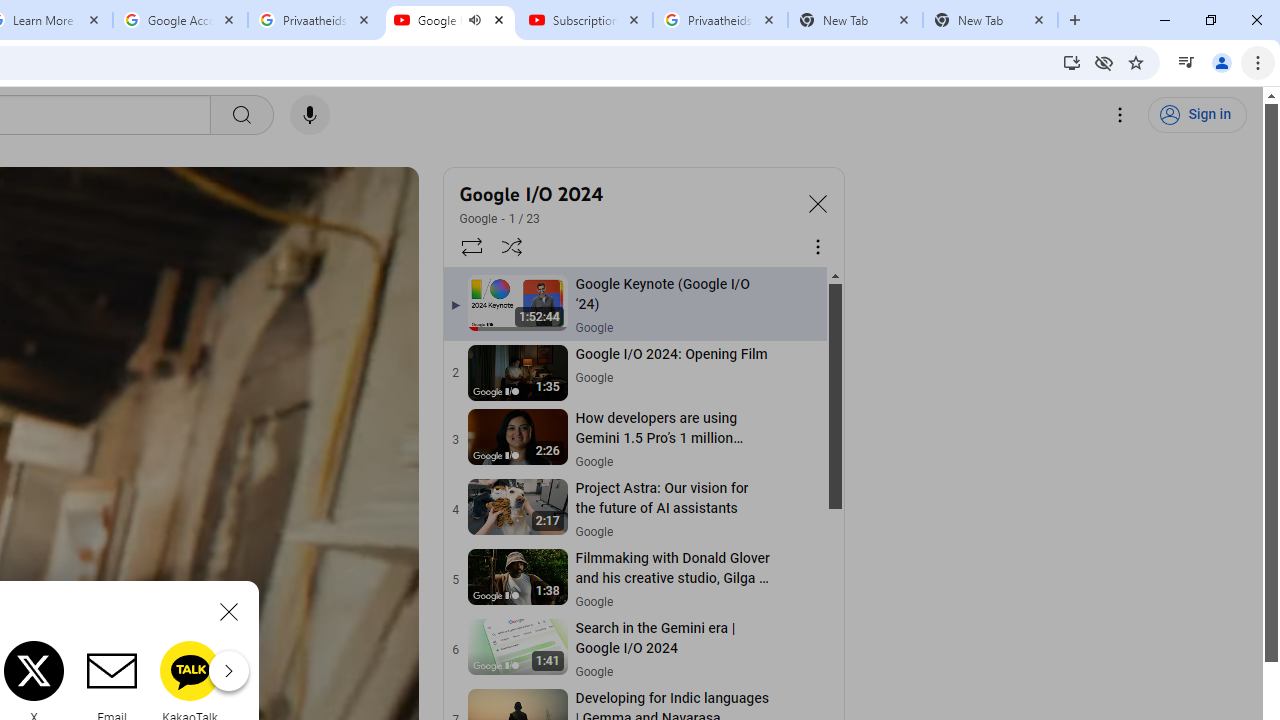 The width and height of the screenshot is (1280, 720). I want to click on 'New Tab', so click(990, 20).